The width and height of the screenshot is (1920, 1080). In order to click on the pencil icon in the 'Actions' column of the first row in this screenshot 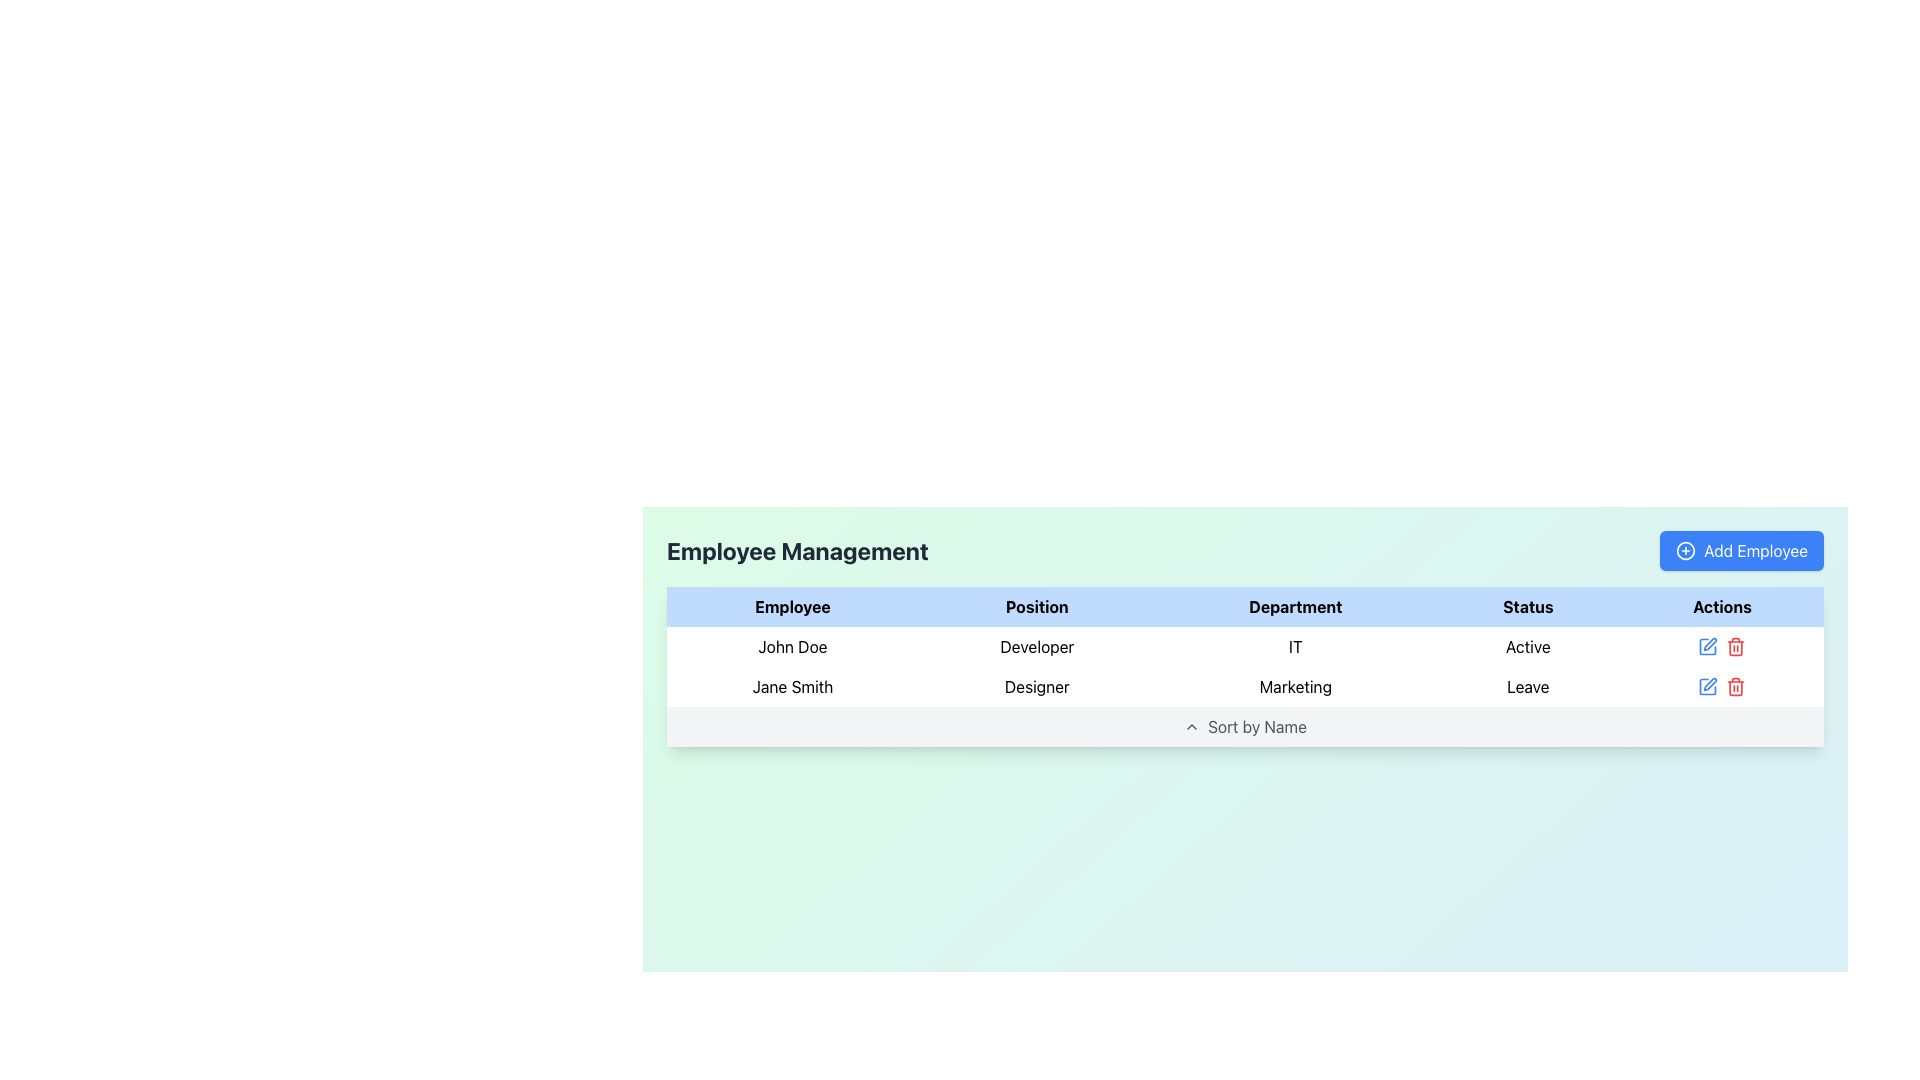, I will do `click(1721, 647)`.